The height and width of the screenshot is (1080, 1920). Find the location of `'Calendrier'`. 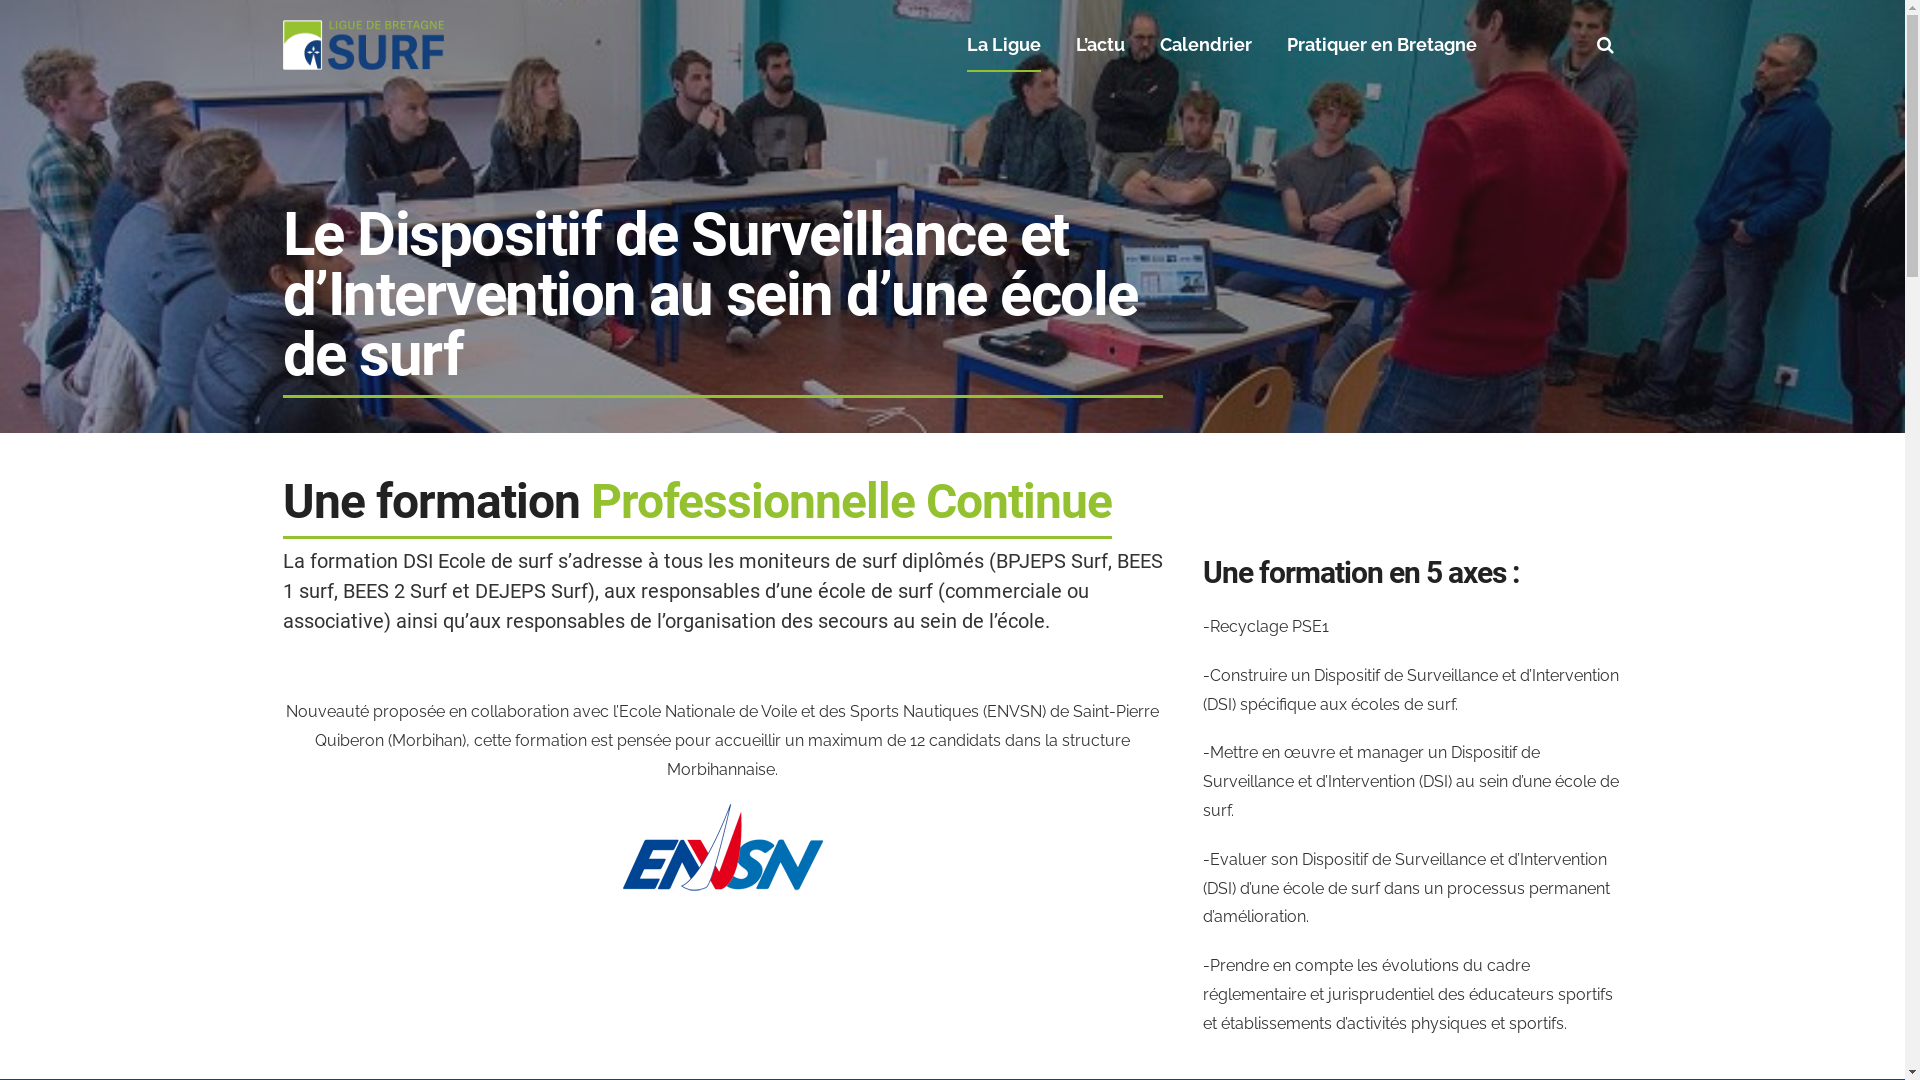

'Calendrier' is located at coordinates (1204, 45).